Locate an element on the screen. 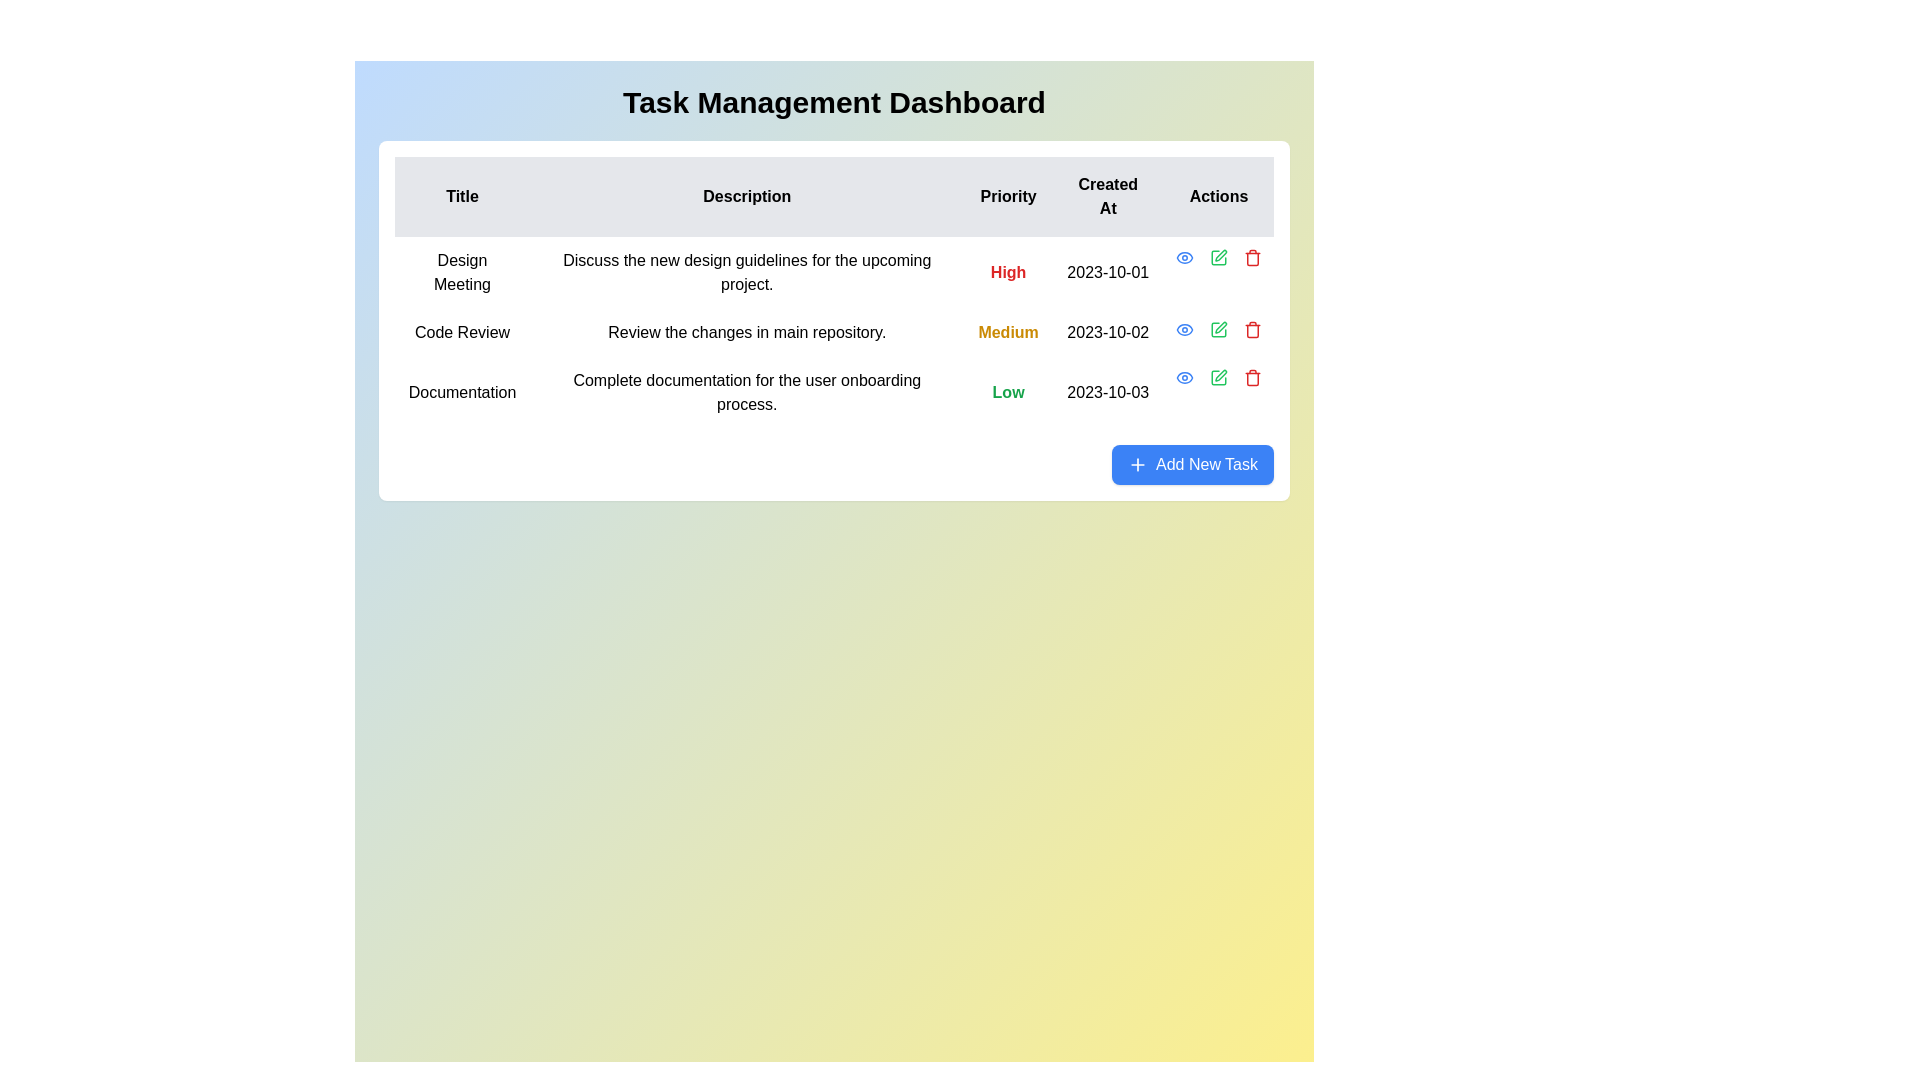 Image resolution: width=1920 pixels, height=1080 pixels. the 'View Details' button in the 'Actions' column of the second row for the 'Code Review' task to observe the hover effect is located at coordinates (1185, 329).